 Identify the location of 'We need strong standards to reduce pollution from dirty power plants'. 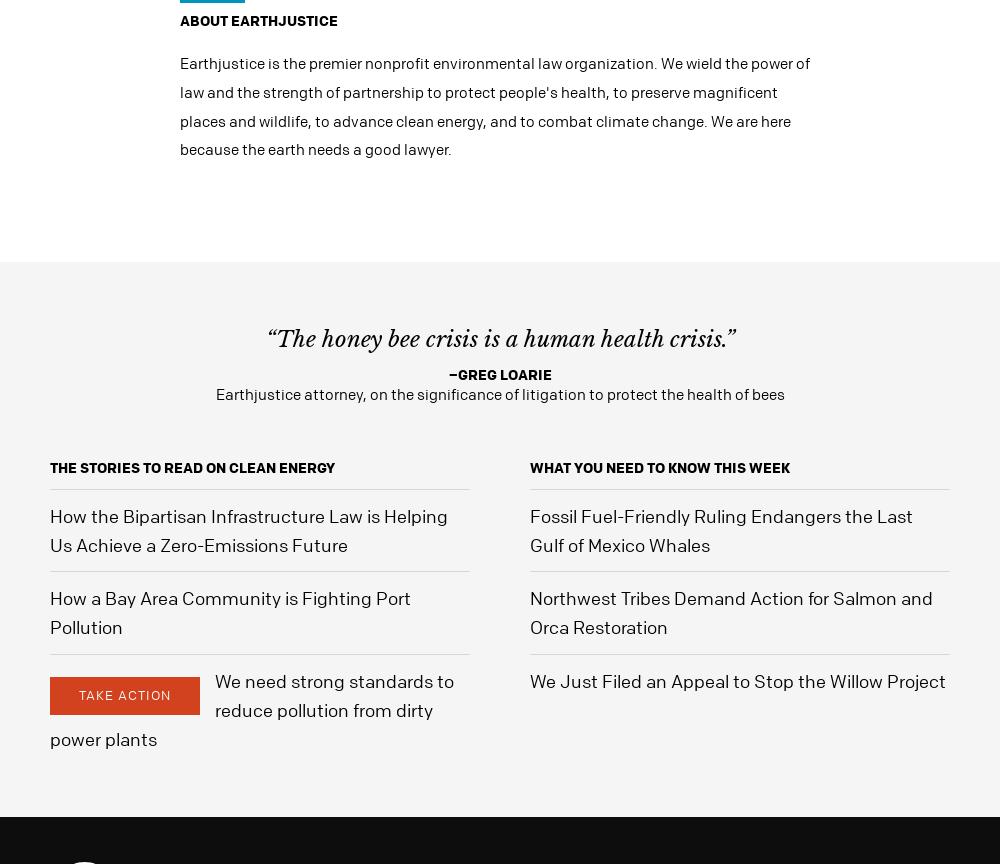
(252, 708).